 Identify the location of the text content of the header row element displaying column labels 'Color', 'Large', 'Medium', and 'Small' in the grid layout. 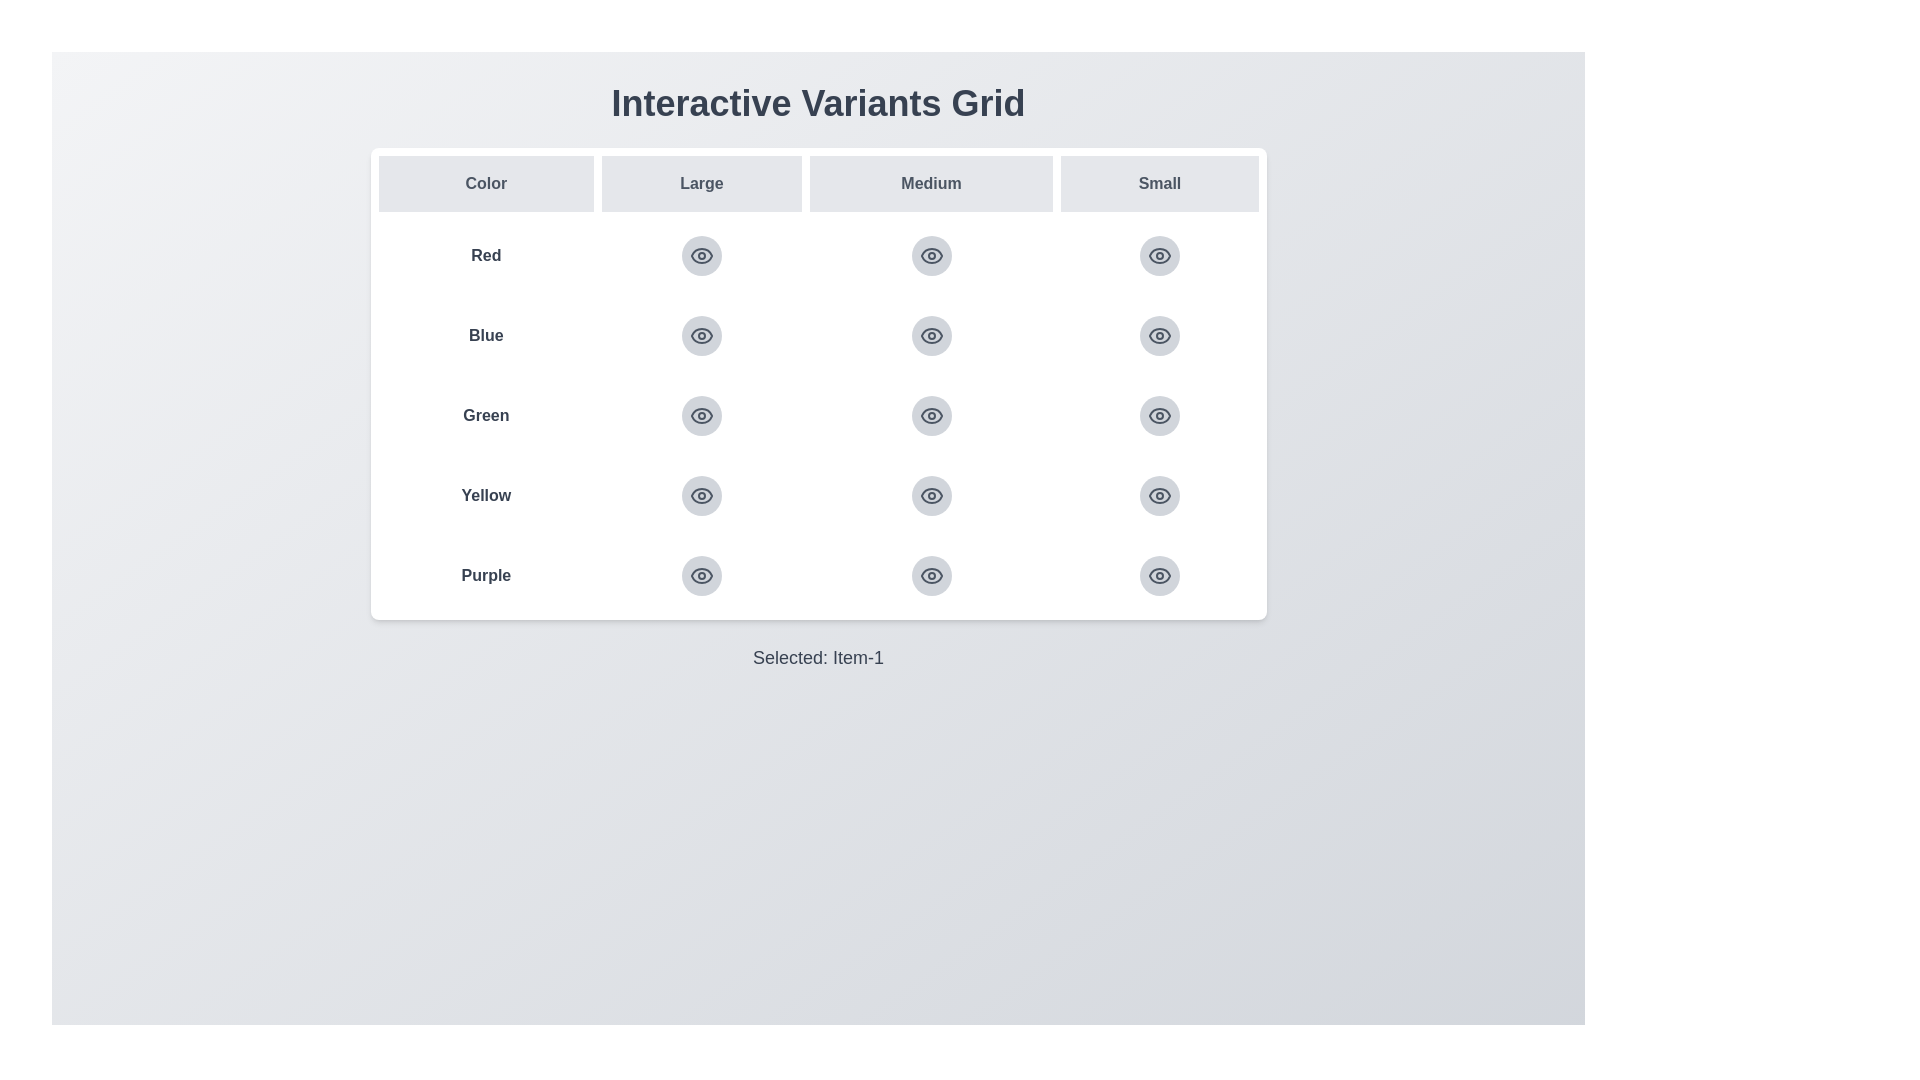
(818, 184).